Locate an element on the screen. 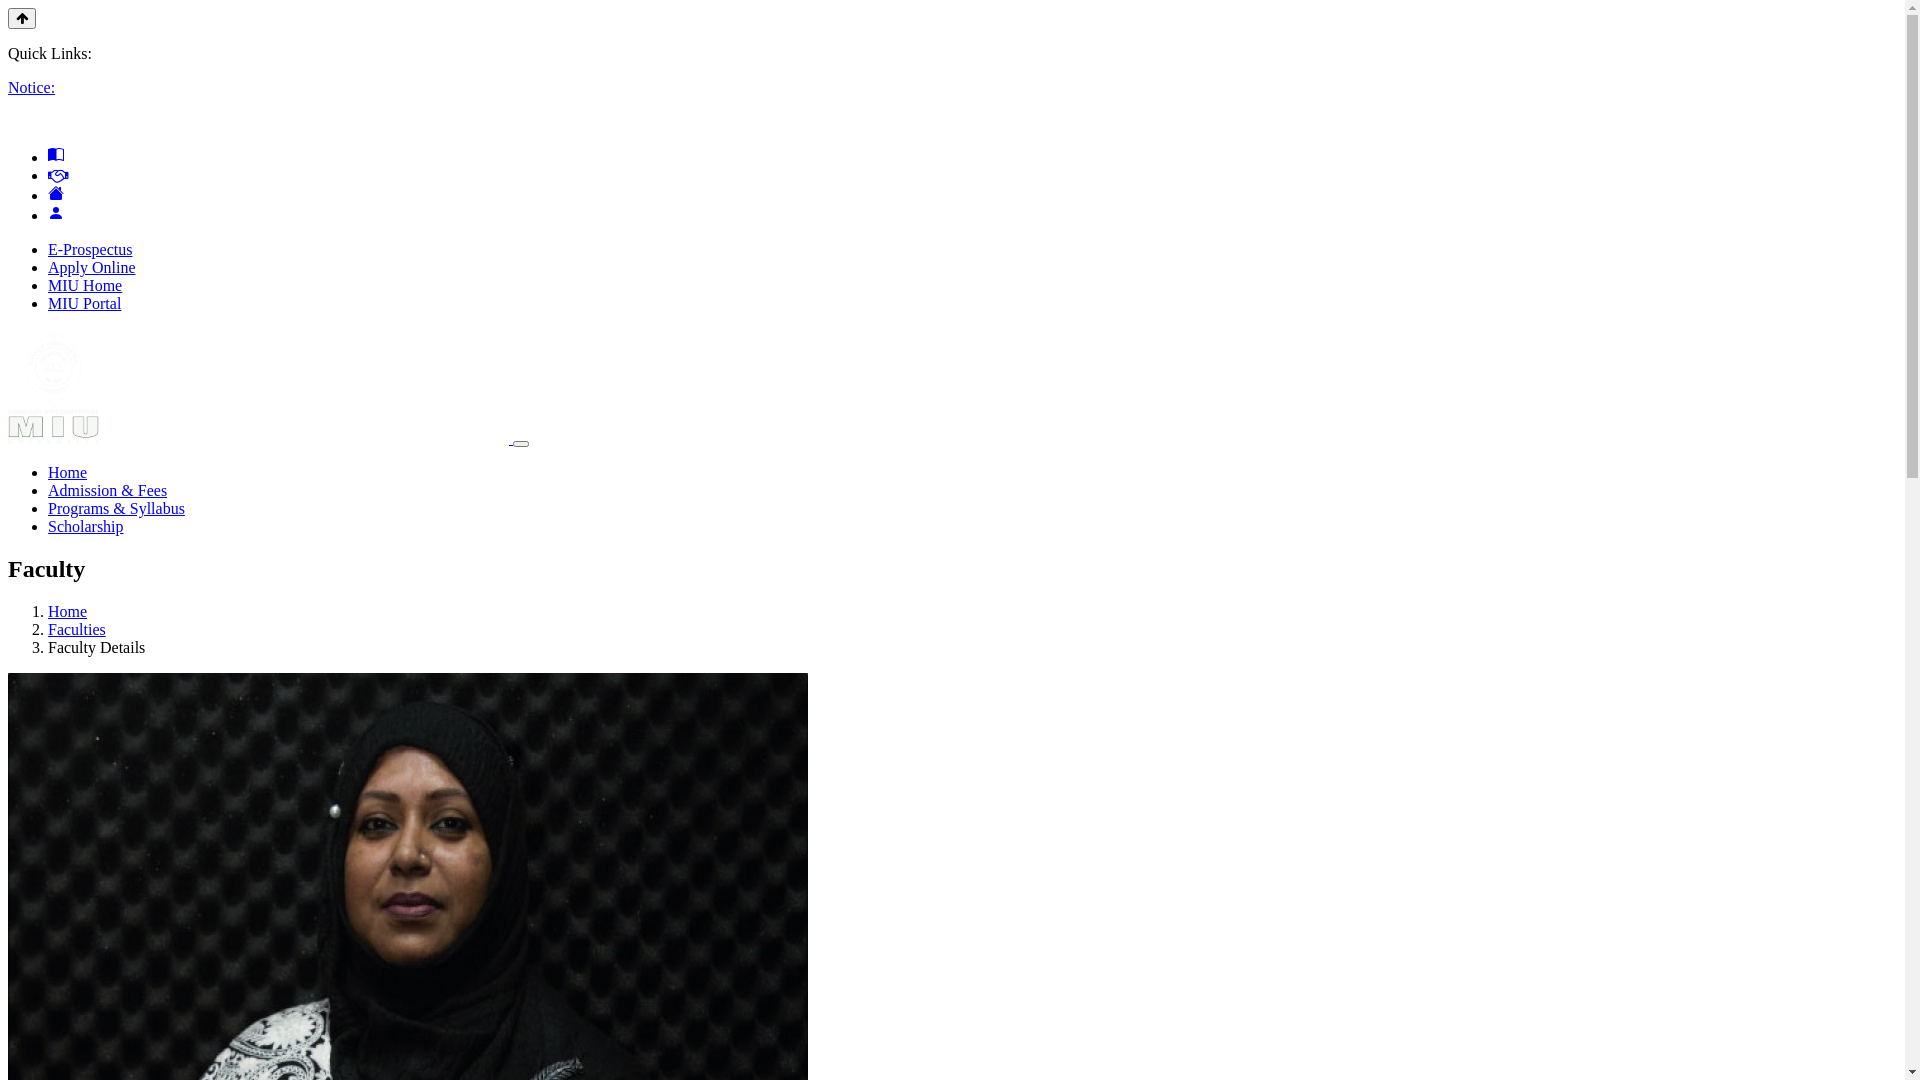 The height and width of the screenshot is (1080, 1920). 'Apply Online' is located at coordinates (90, 266).